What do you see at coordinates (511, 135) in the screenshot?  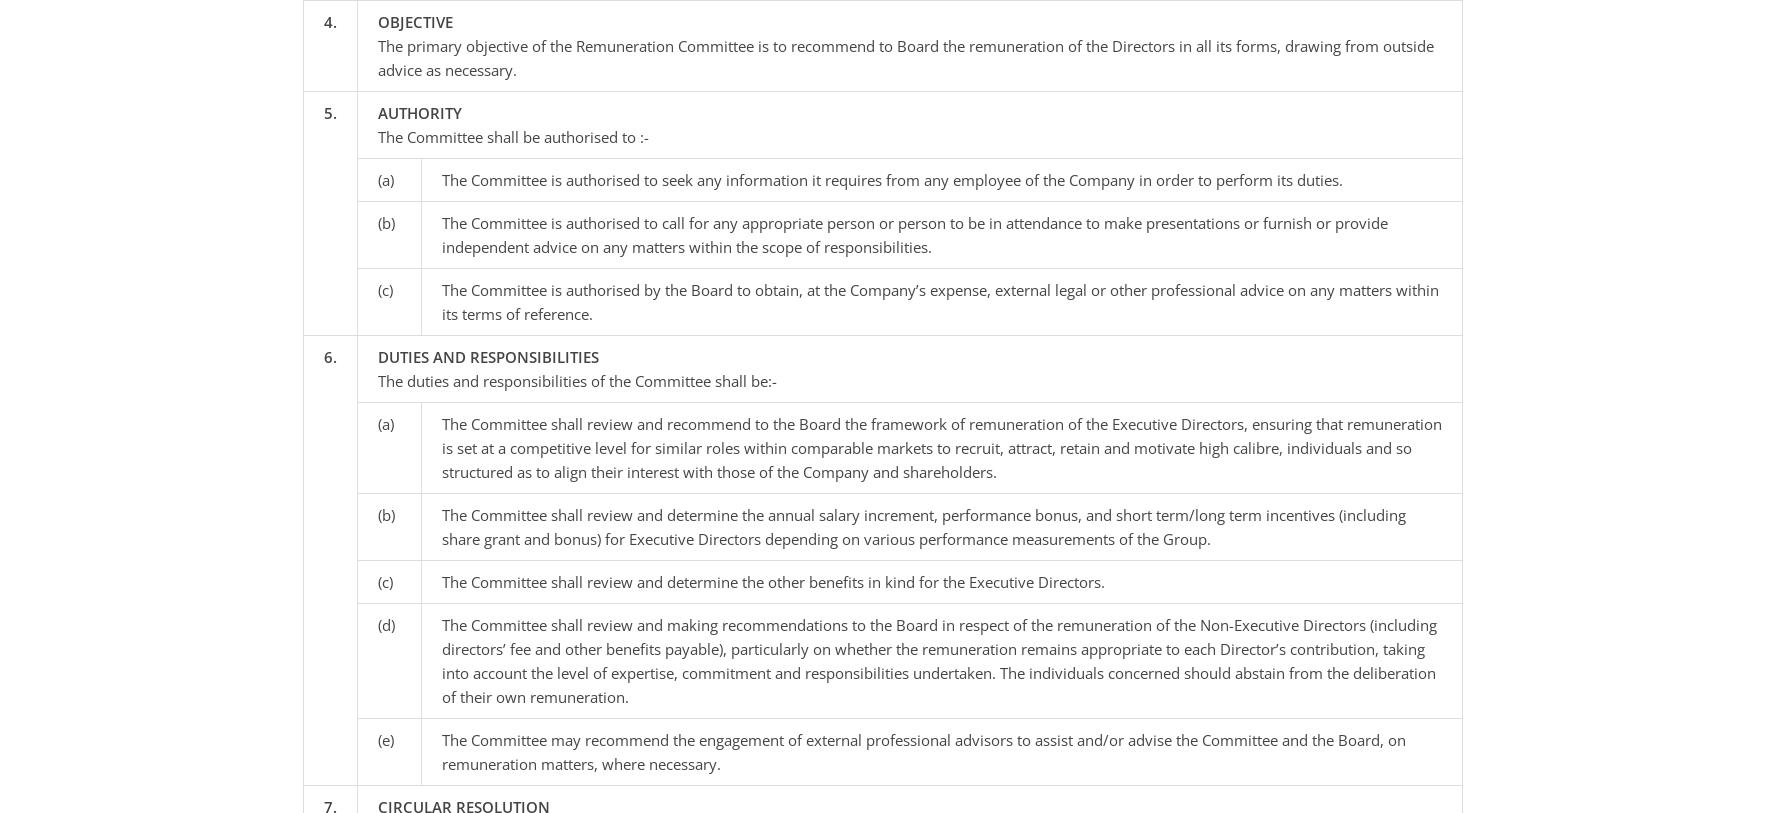 I see `'The Committee shall be authorised to :-'` at bounding box center [511, 135].